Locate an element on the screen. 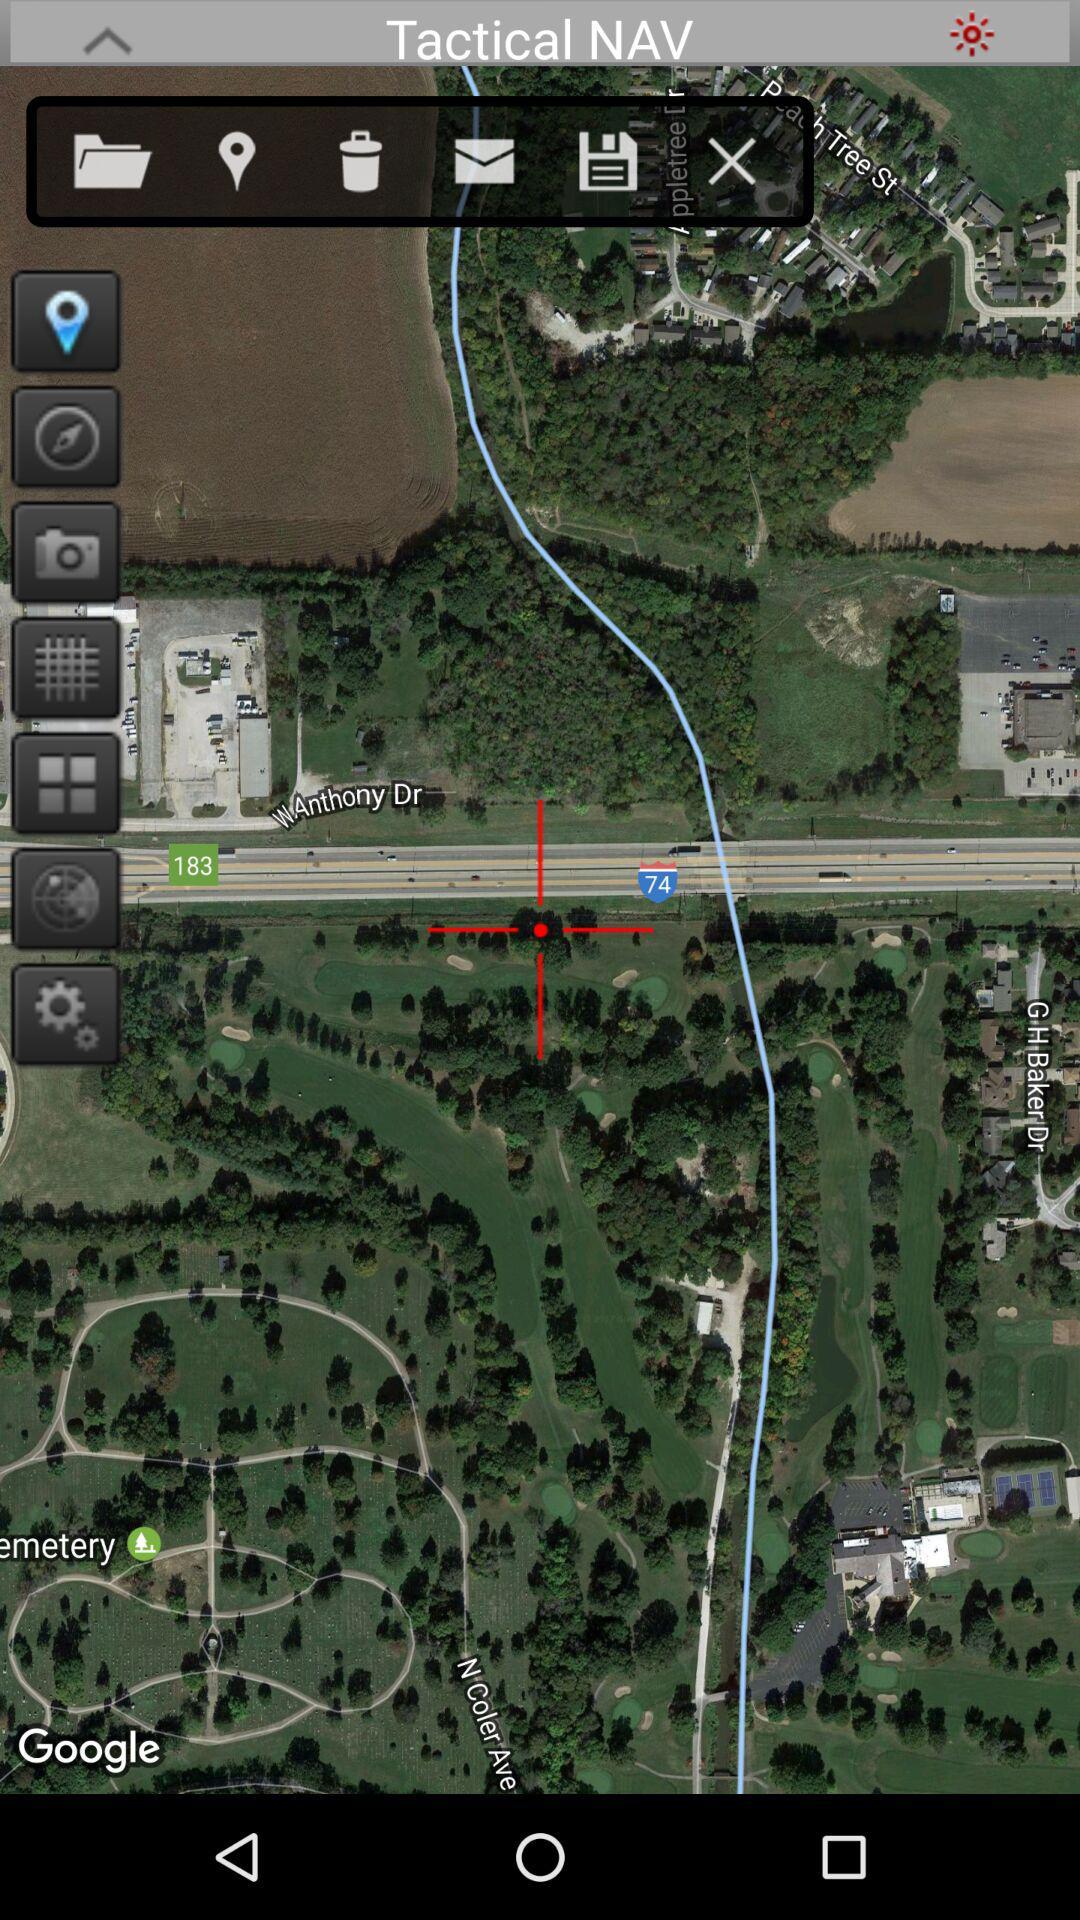  the app to the right of tactical nav item is located at coordinates (971, 33).